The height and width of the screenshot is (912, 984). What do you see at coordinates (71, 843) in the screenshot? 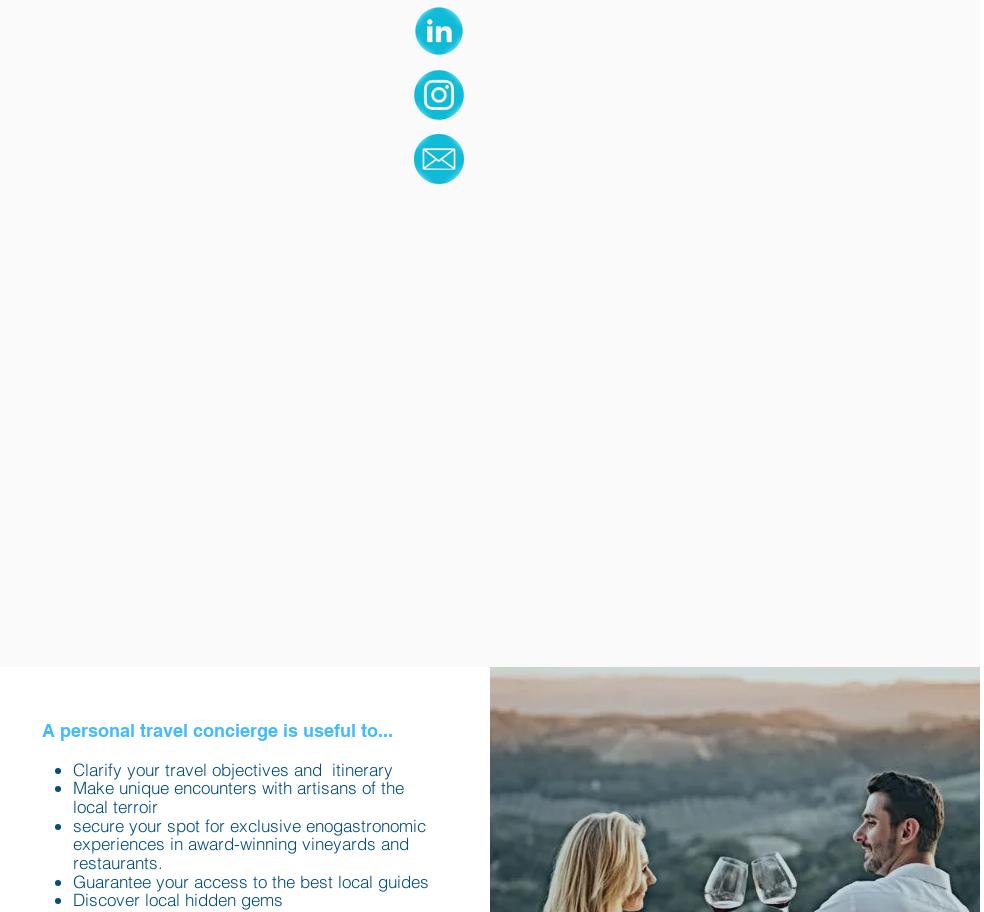
I see `'exclusive enogastronomic experiences in award-winning vineyards and restaurants.'` at bounding box center [71, 843].